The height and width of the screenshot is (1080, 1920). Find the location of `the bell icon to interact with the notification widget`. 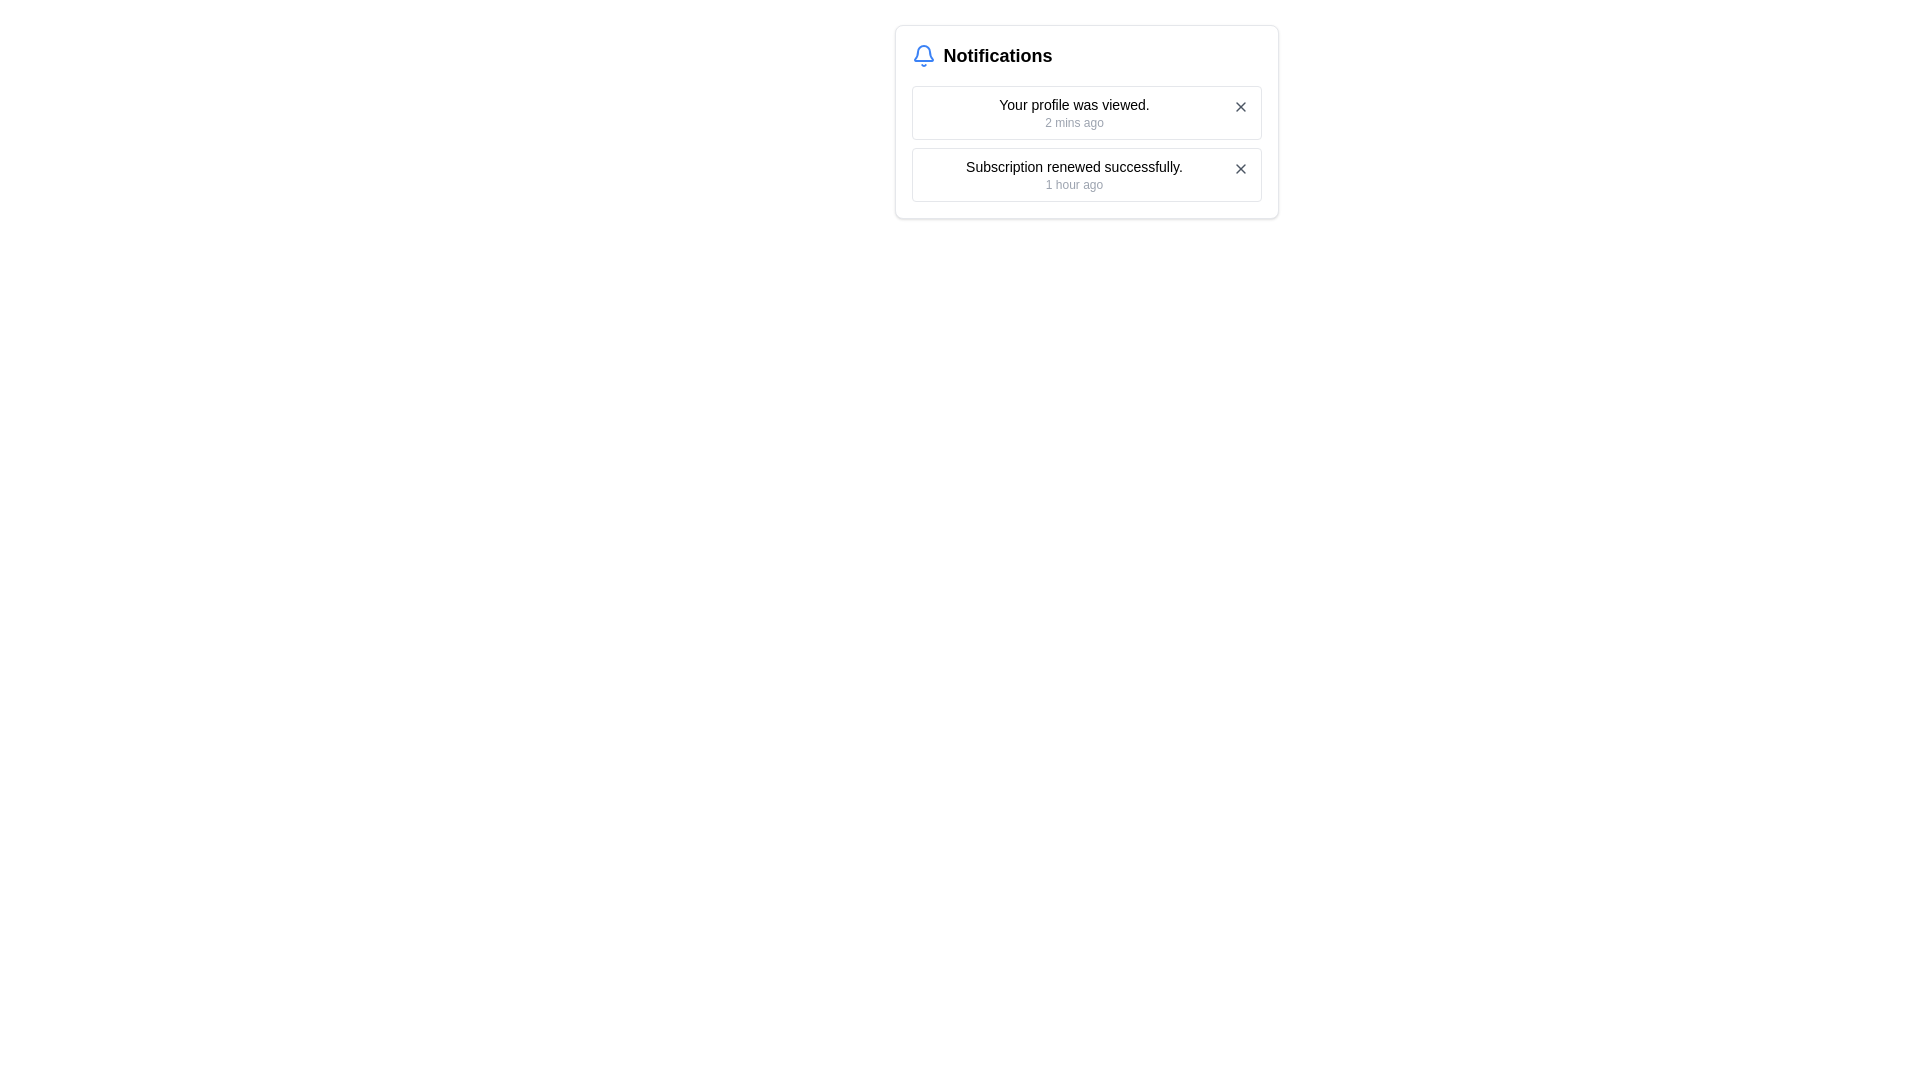

the bell icon to interact with the notification widget is located at coordinates (922, 55).